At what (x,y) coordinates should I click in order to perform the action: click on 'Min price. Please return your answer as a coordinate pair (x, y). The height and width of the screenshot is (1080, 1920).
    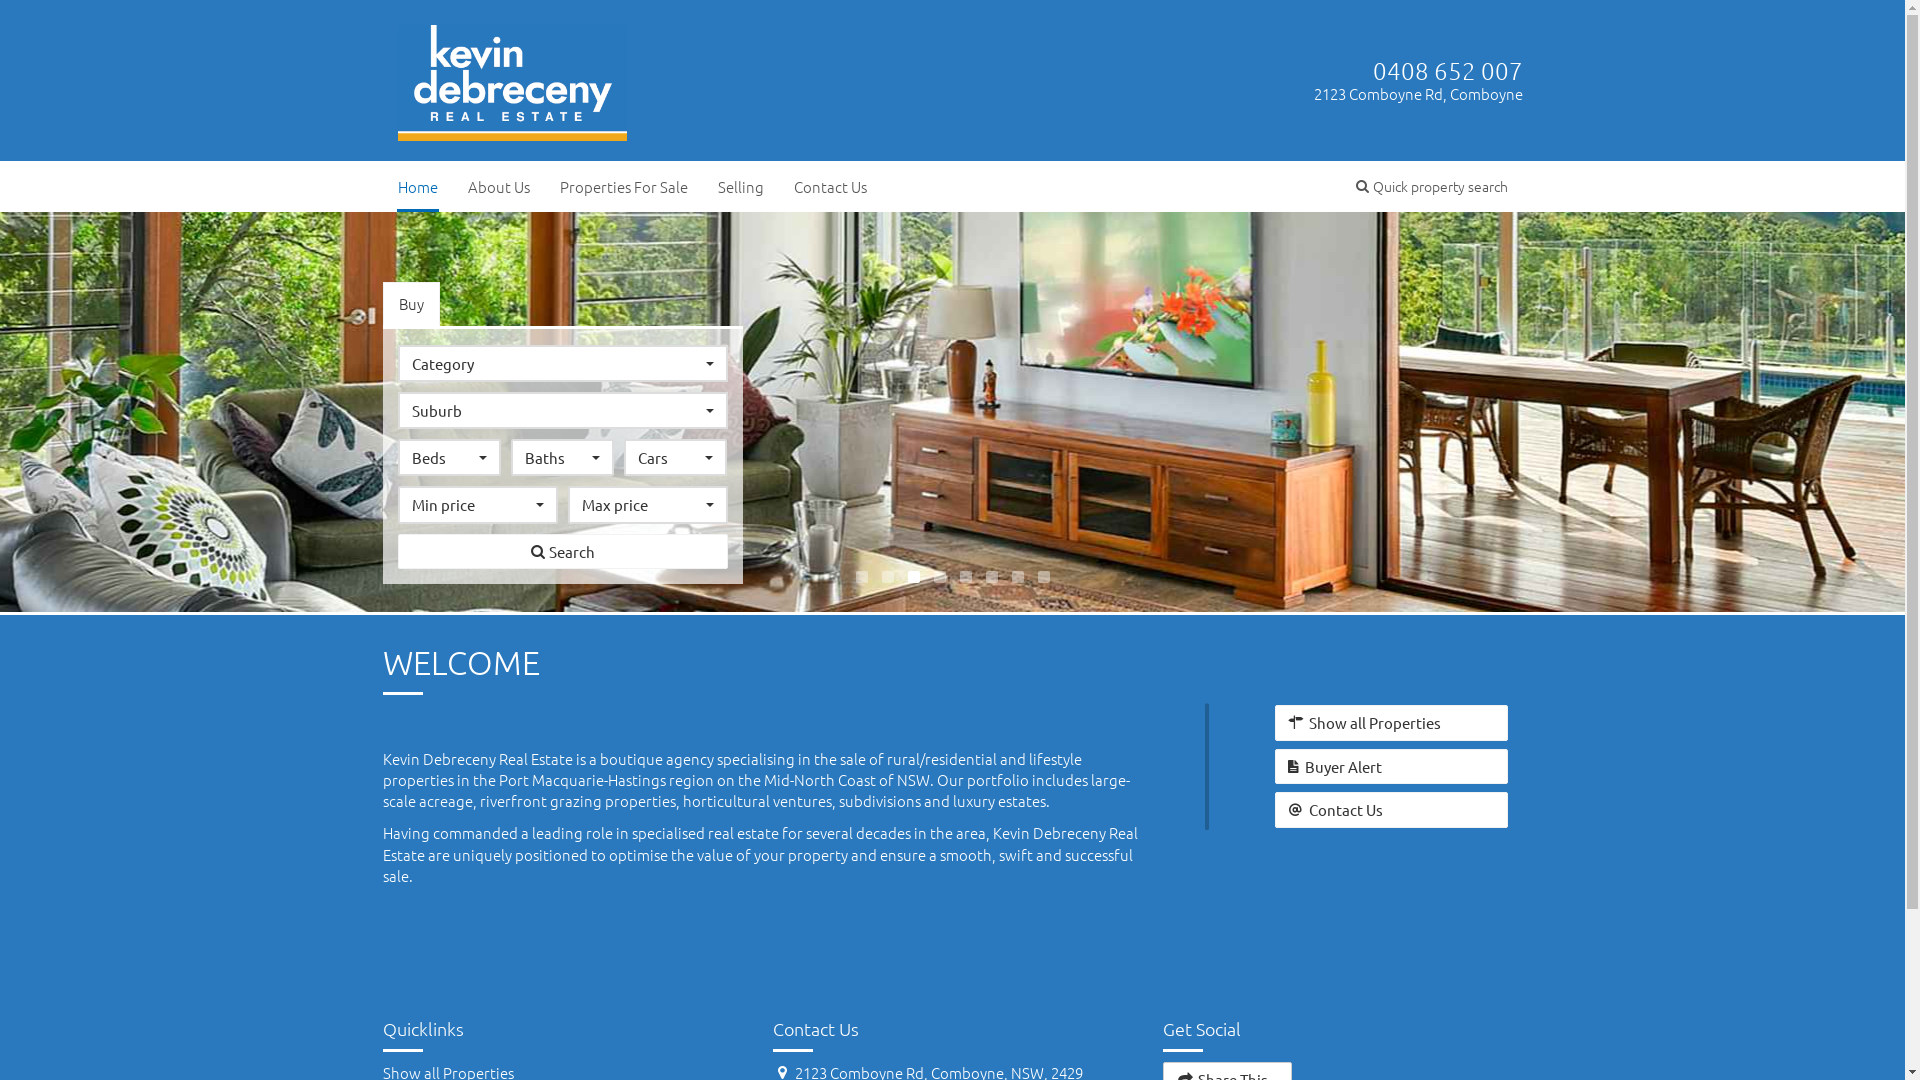
    Looking at the image, I should click on (477, 503).